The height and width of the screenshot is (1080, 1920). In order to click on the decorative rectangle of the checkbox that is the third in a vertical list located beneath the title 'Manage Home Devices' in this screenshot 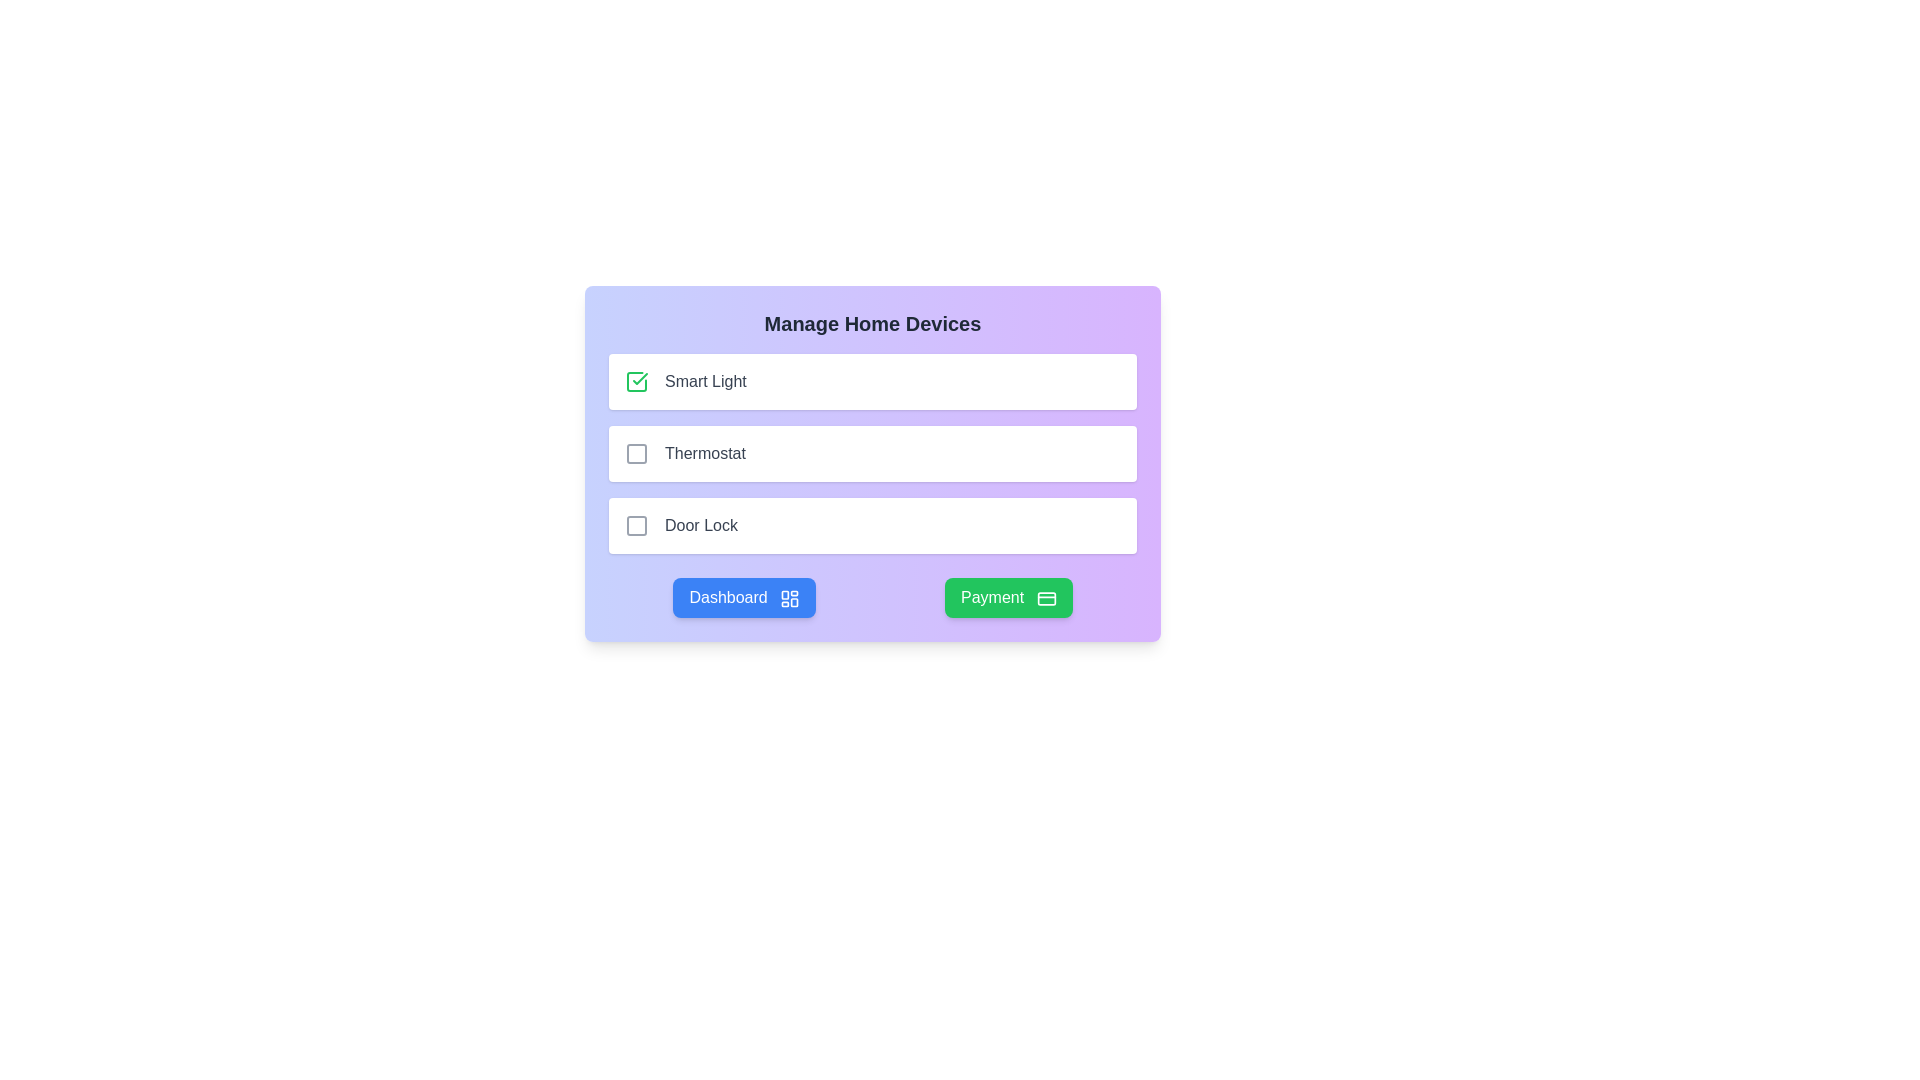, I will do `click(636, 524)`.